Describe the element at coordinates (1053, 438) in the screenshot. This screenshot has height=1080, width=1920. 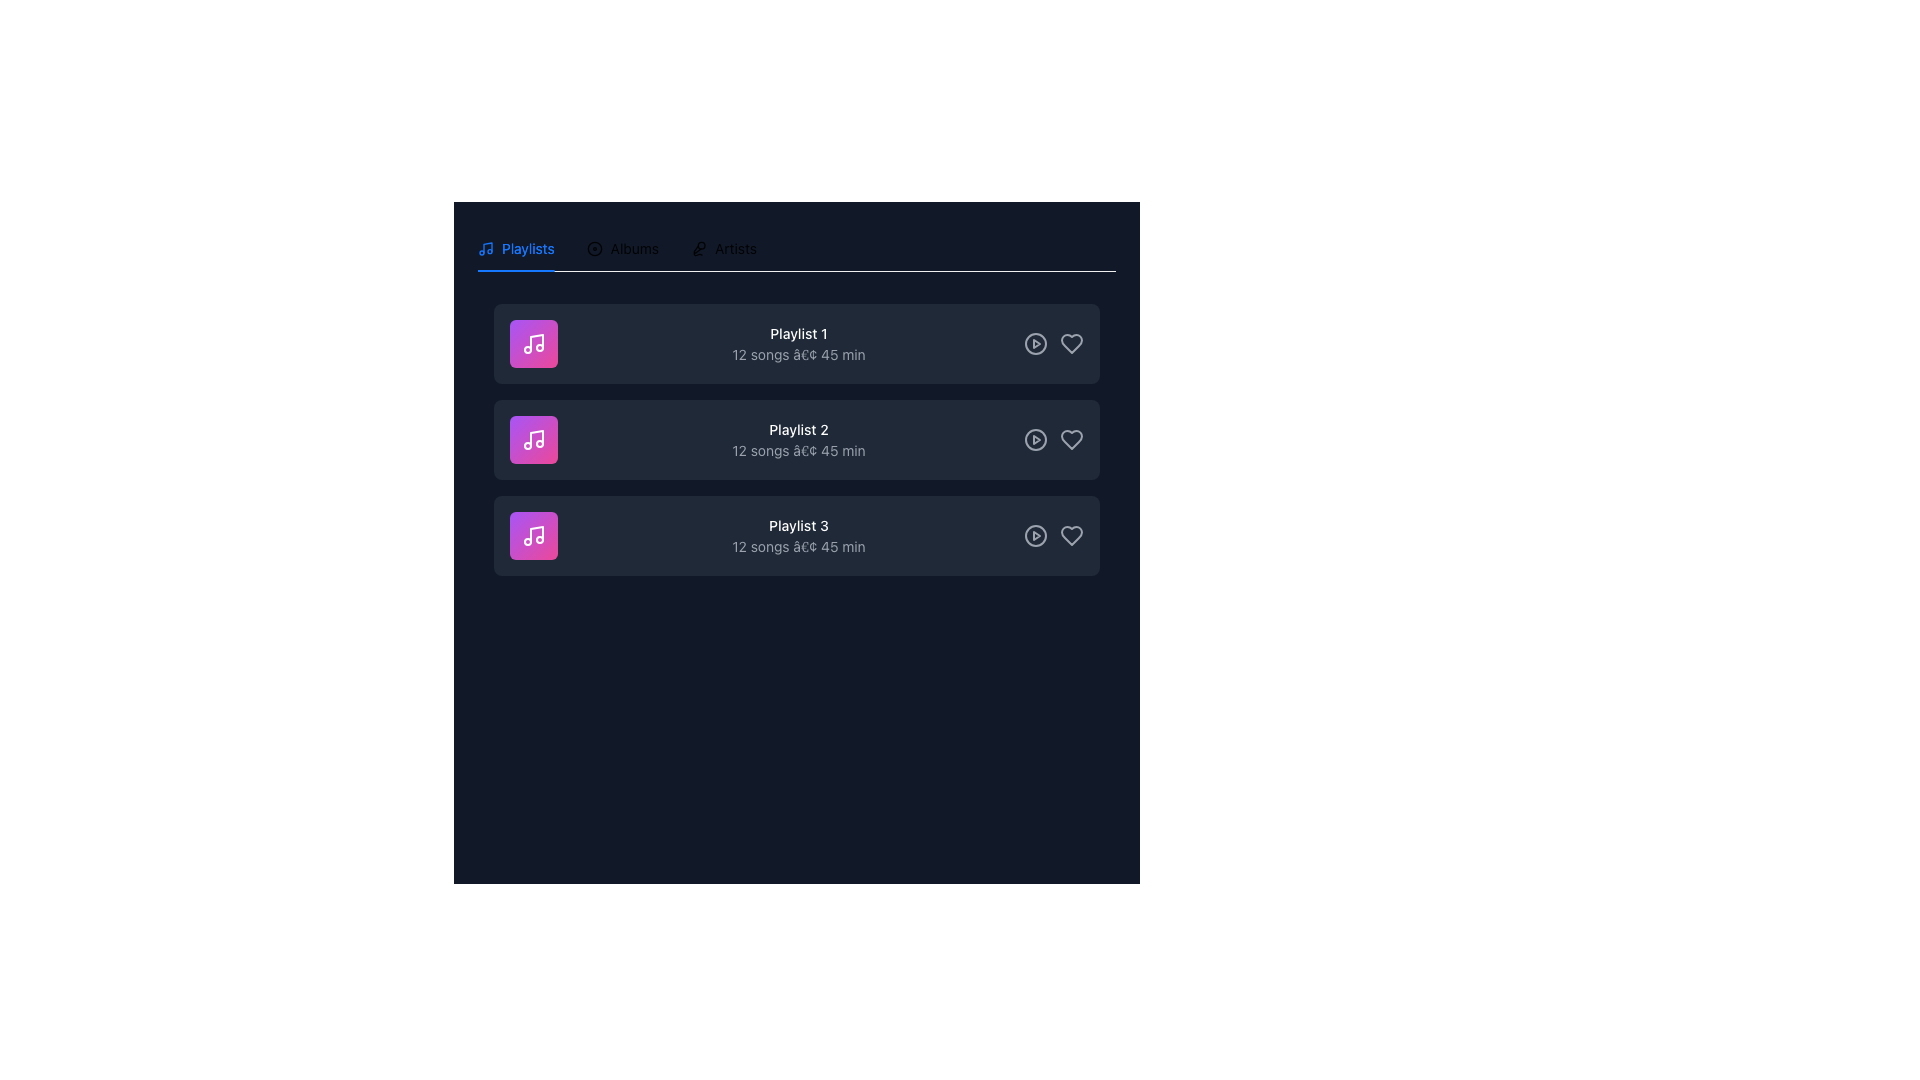
I see `the heart icon on the composite button to mark the playlist as favorite, which is located to the right of the 'Playlist 2, 12 songs • 45 min' row` at that location.